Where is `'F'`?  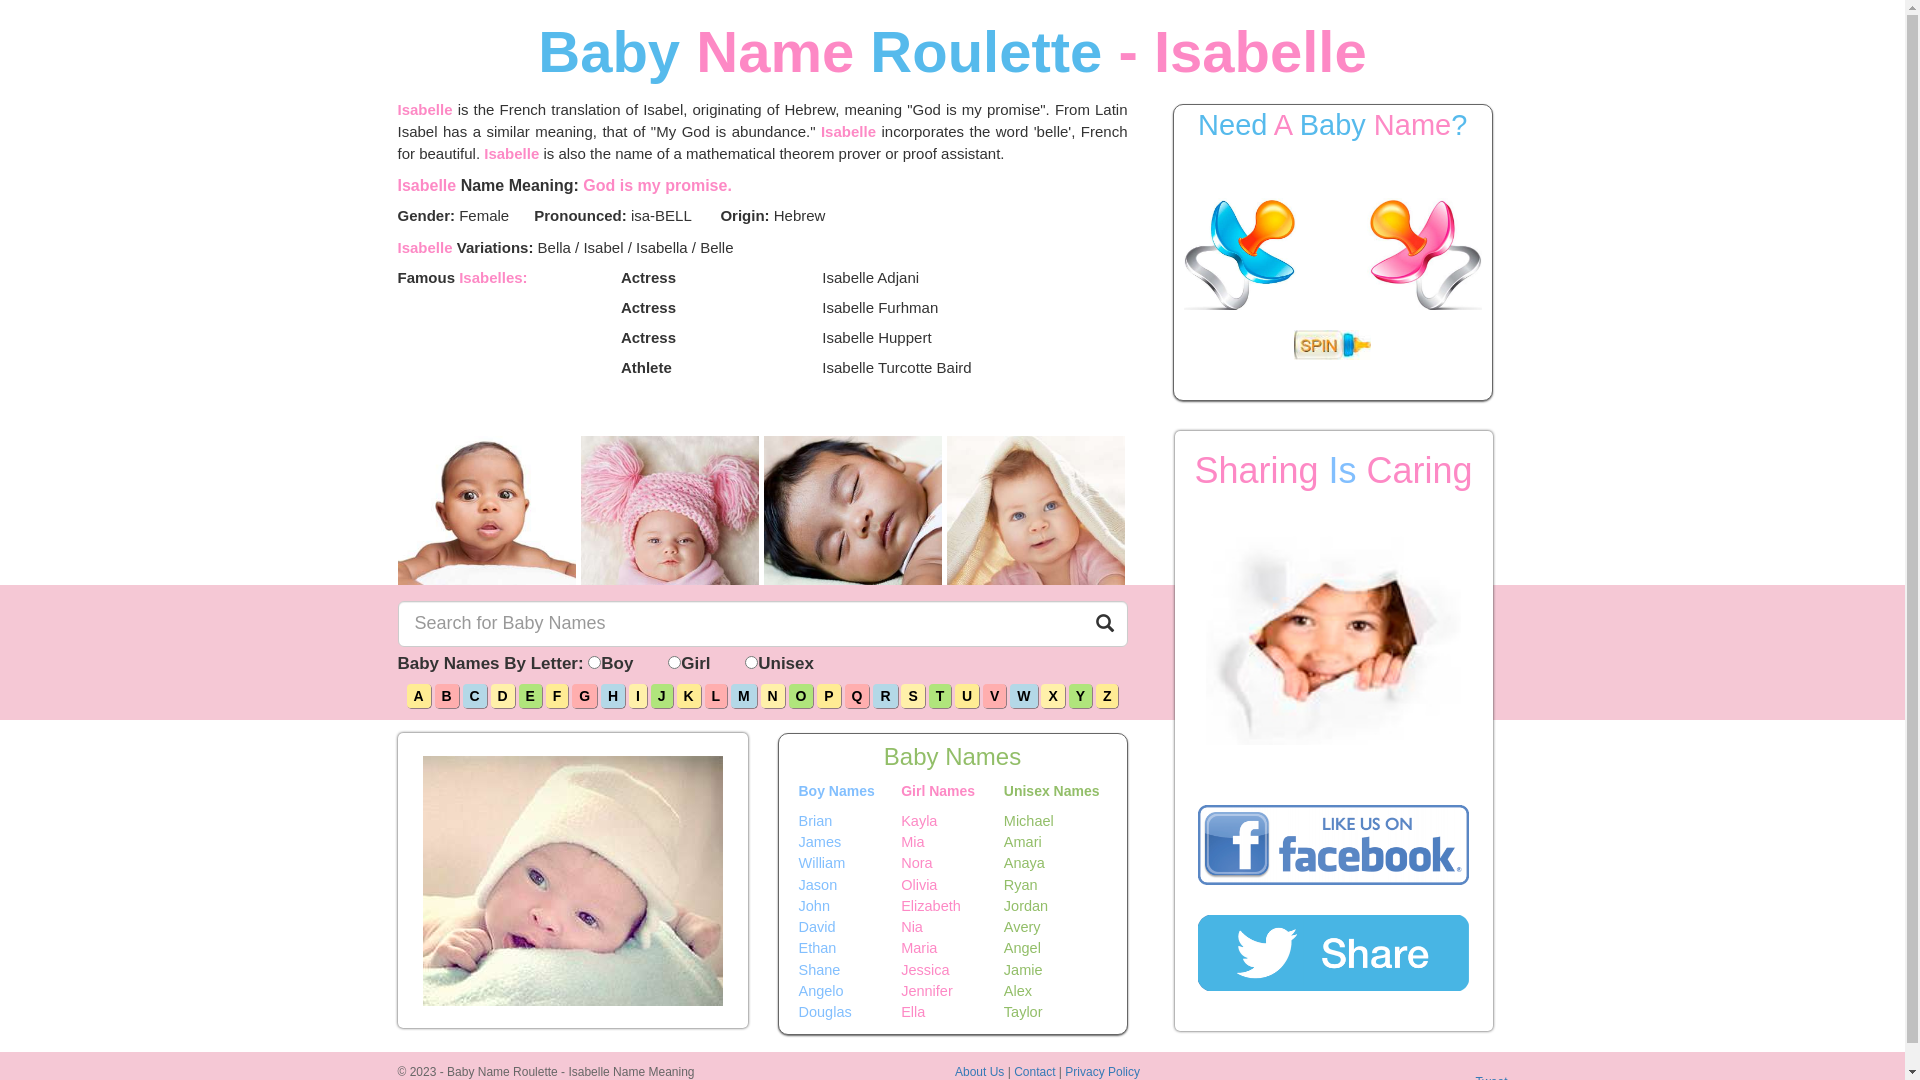 'F' is located at coordinates (557, 694).